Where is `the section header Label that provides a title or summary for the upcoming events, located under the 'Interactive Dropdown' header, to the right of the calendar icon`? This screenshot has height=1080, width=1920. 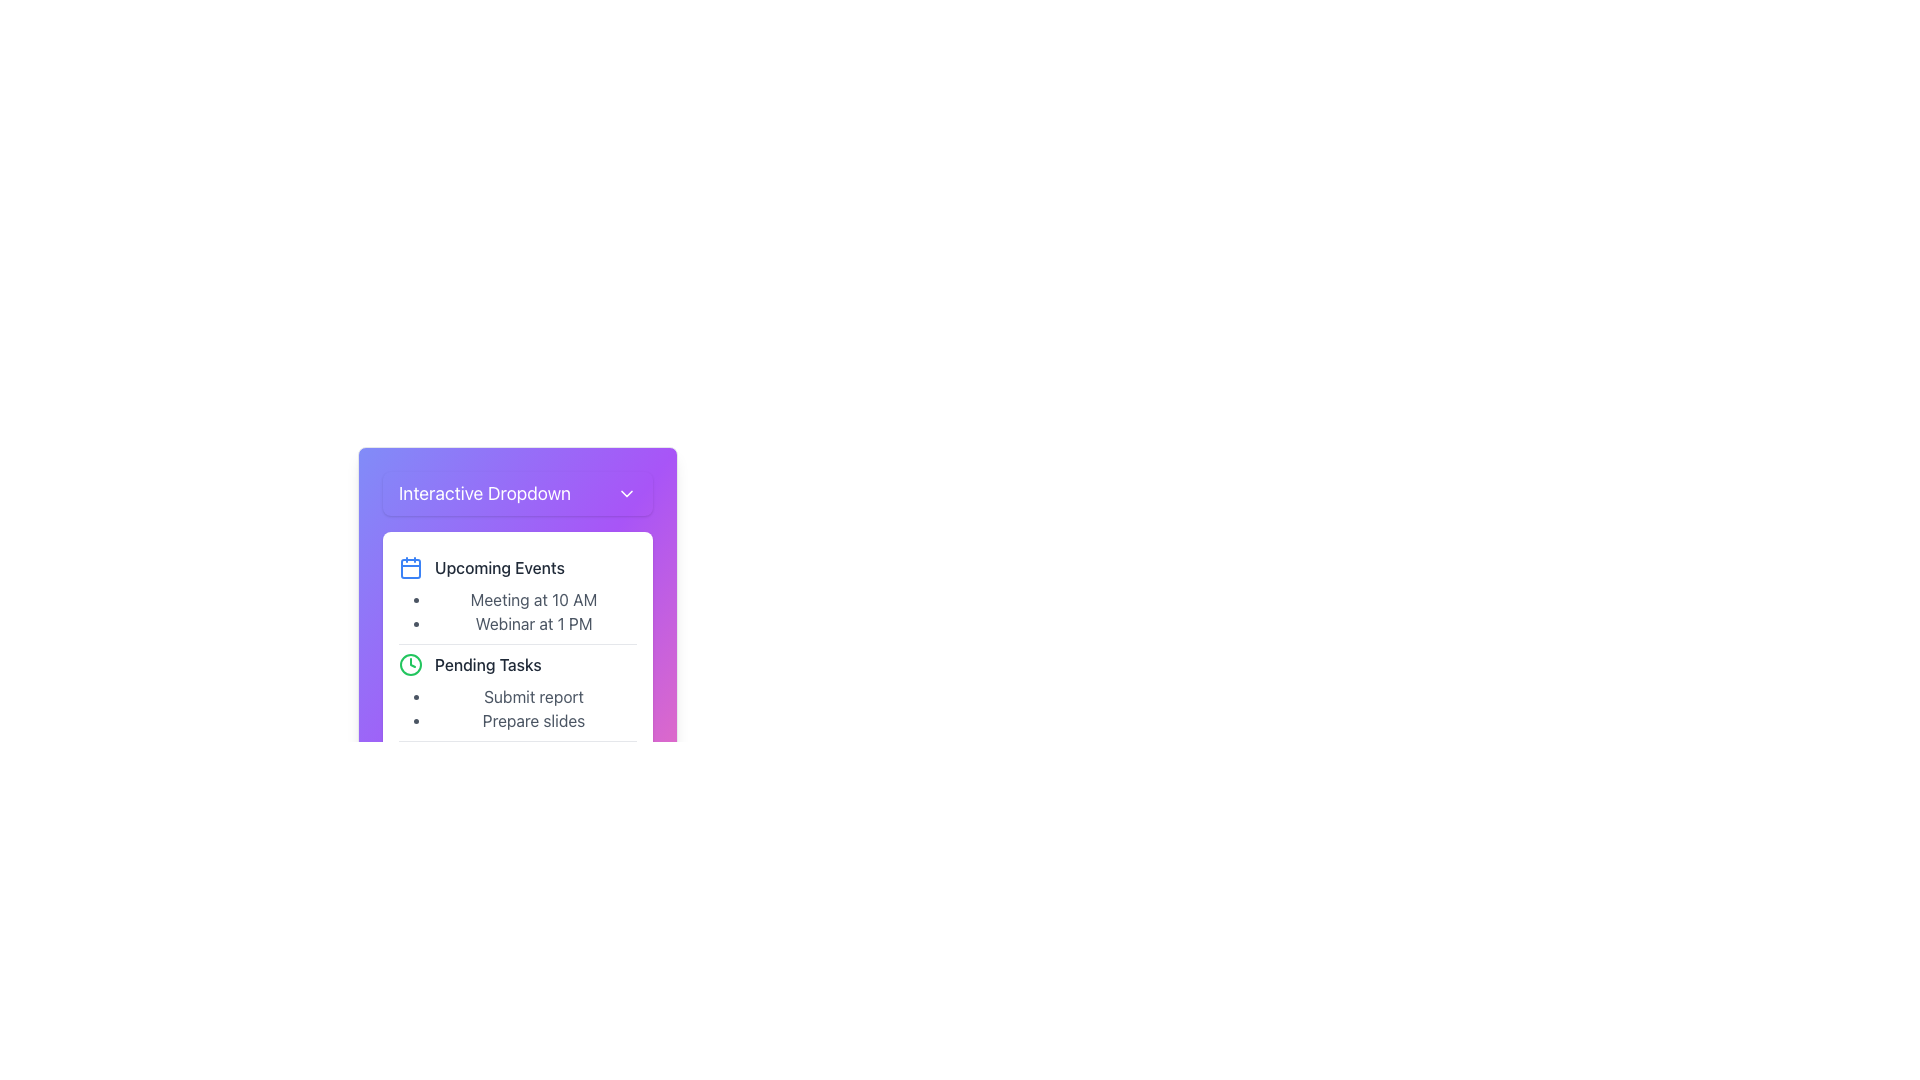 the section header Label that provides a title or summary for the upcoming events, located under the 'Interactive Dropdown' header, to the right of the calendar icon is located at coordinates (499, 567).